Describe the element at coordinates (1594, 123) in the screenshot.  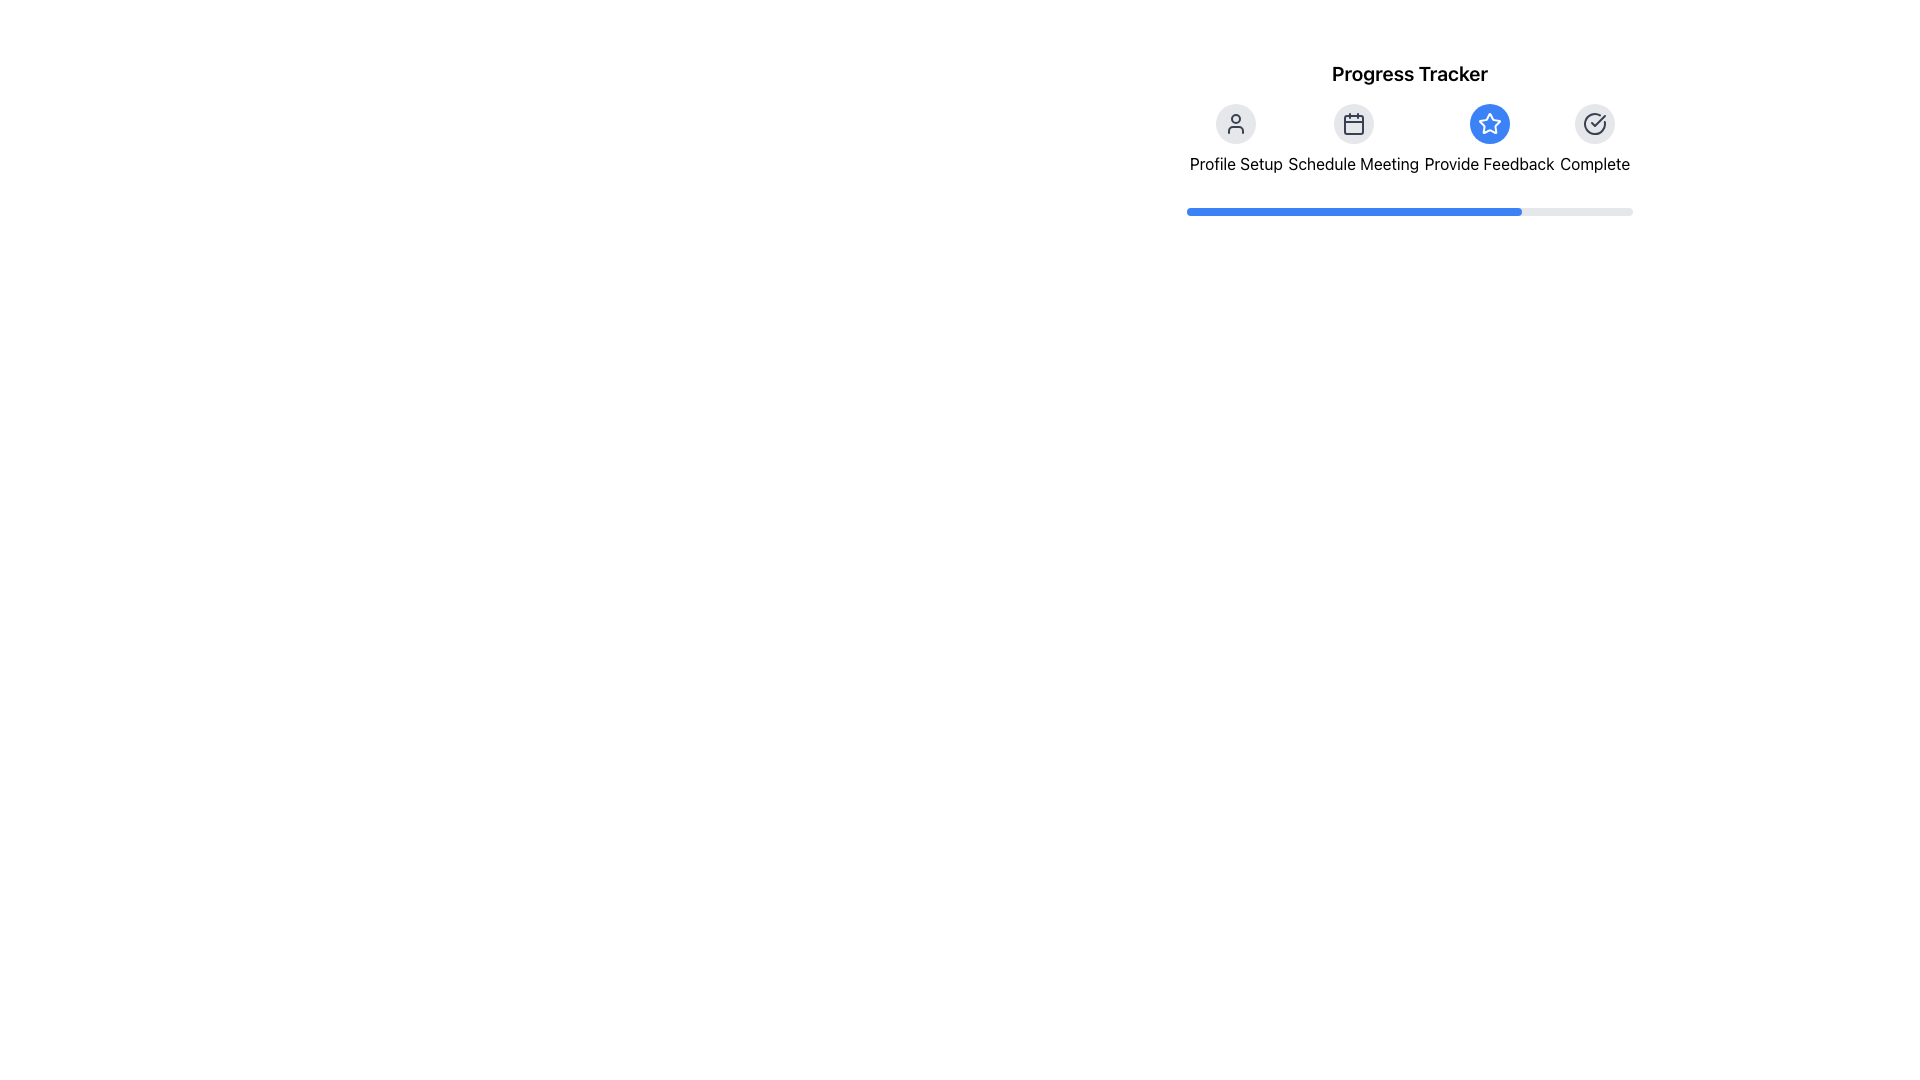
I see `the 'Complete' button in the progress tracker` at that location.